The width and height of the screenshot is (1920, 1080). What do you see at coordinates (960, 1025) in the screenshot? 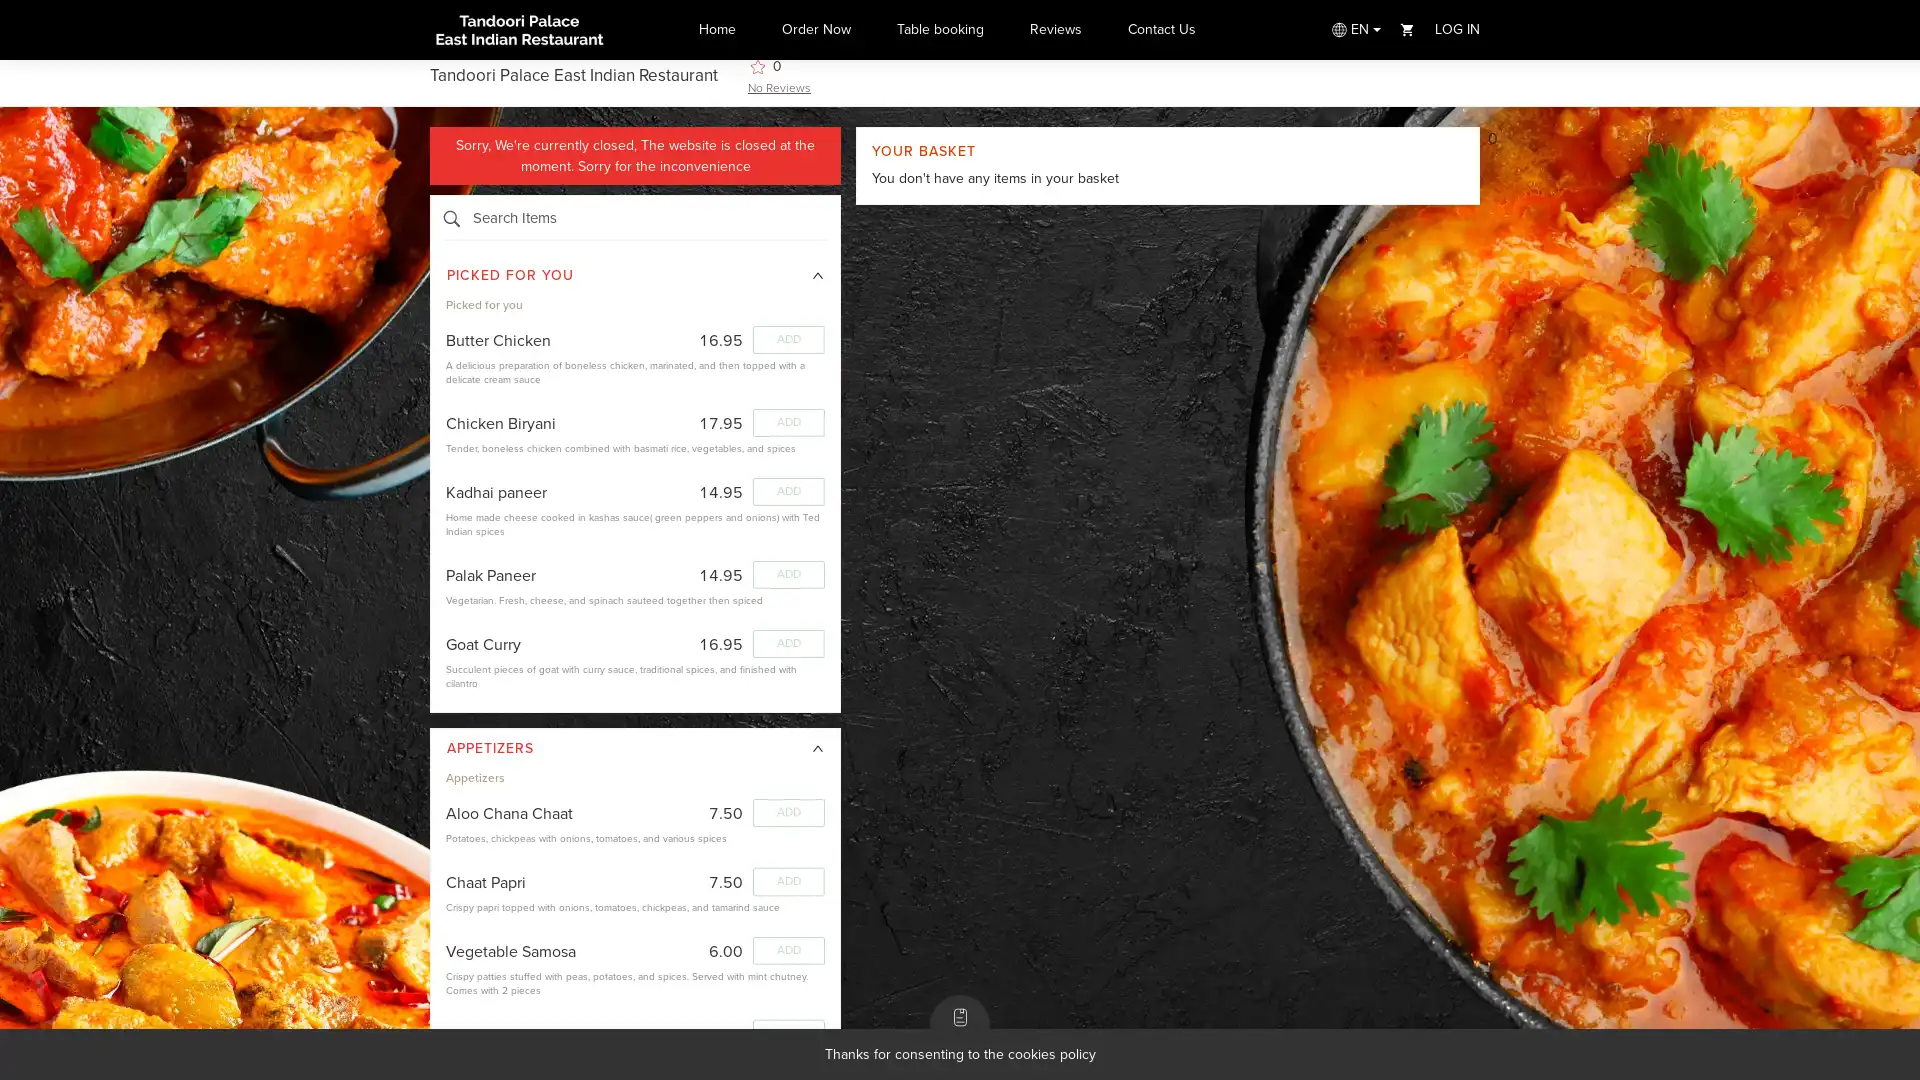
I see `MENU` at bounding box center [960, 1025].